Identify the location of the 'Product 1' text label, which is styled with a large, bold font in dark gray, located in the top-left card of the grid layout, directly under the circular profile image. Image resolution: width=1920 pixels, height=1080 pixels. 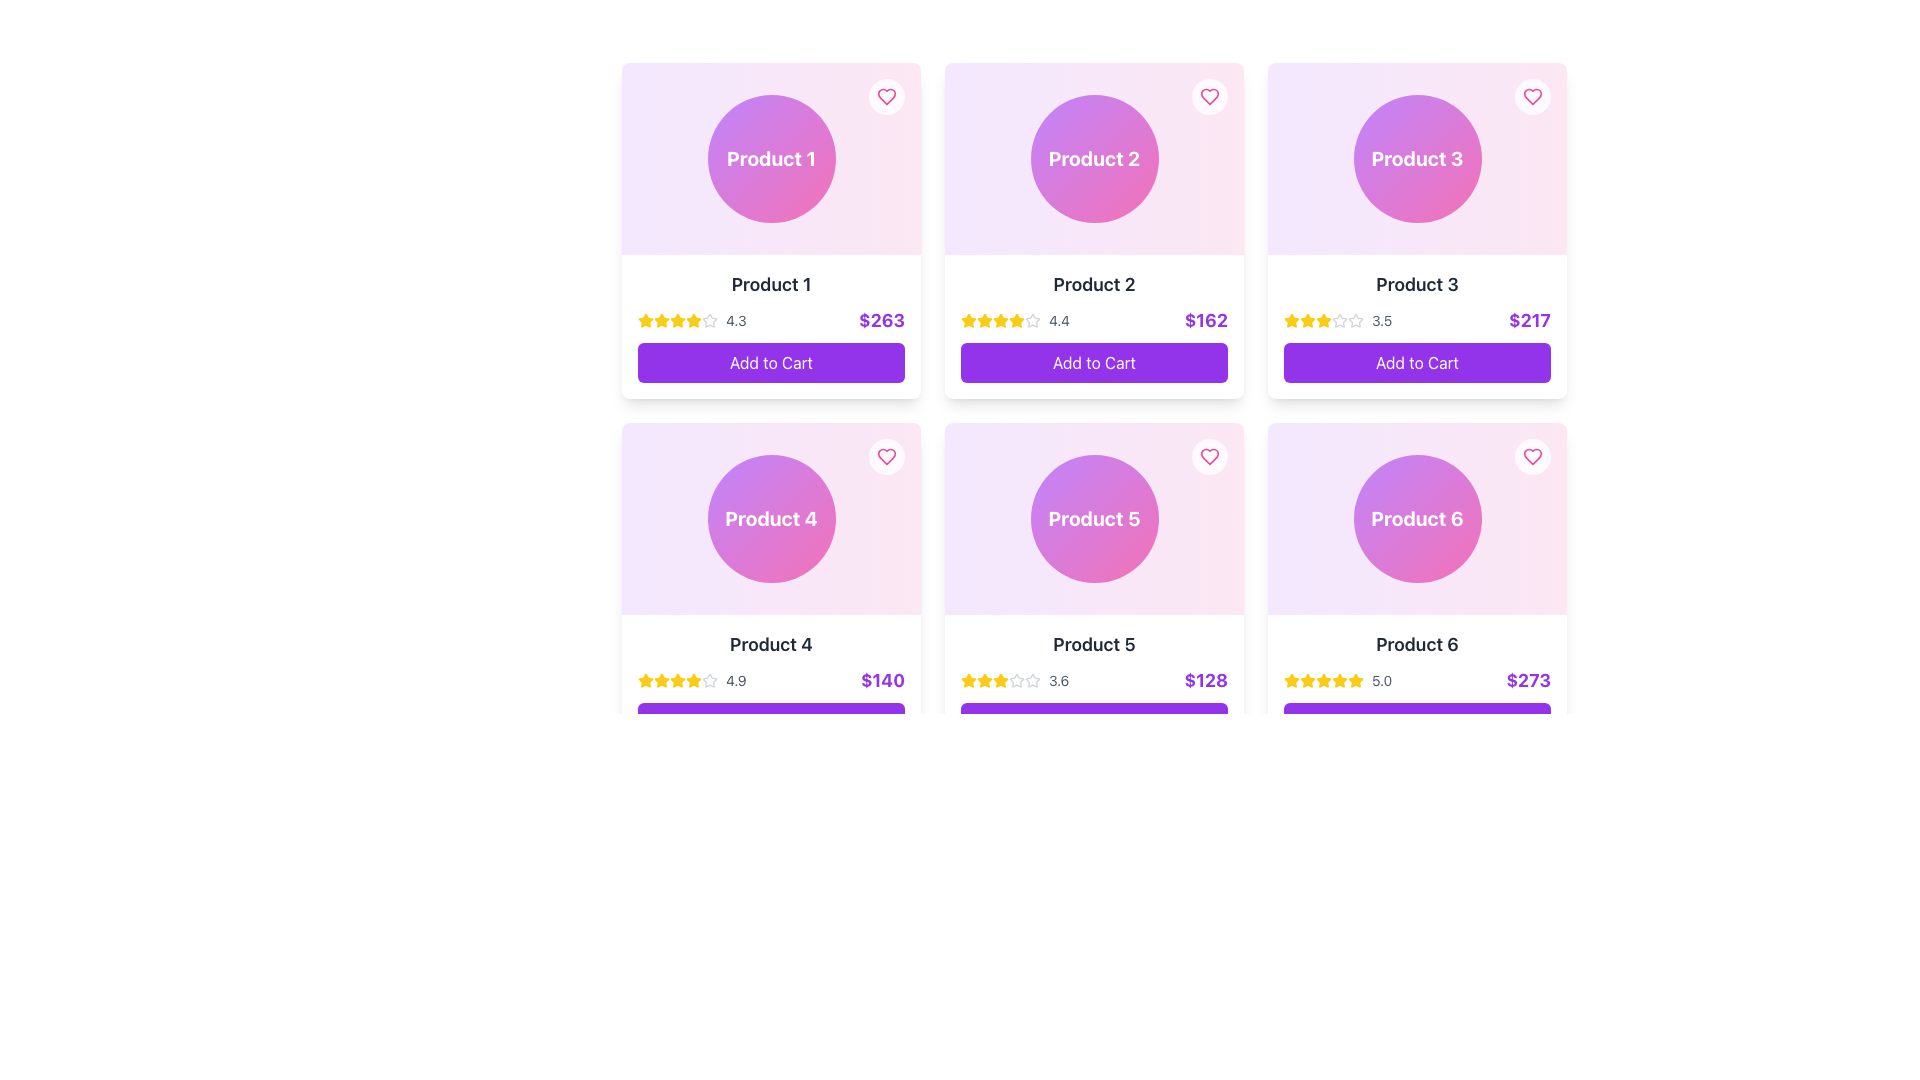
(770, 285).